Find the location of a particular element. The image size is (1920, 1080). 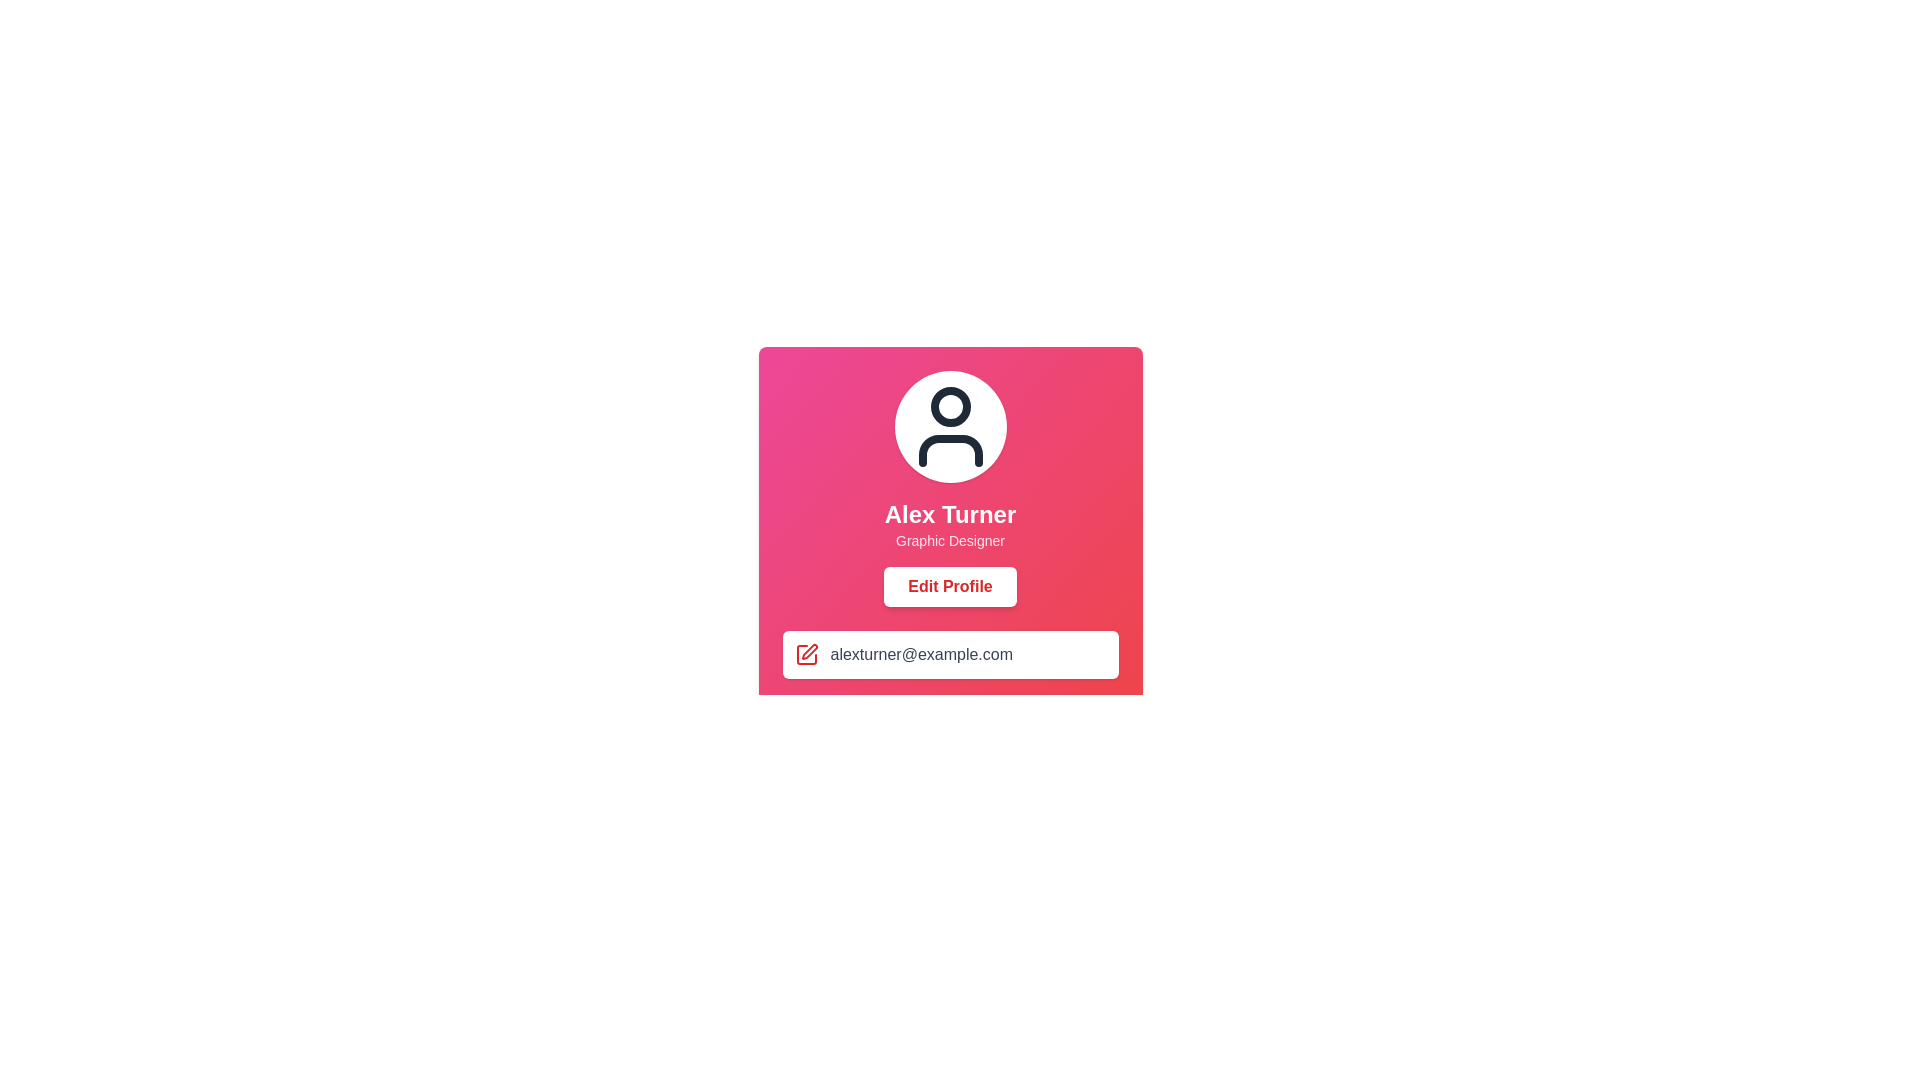

the text label displaying the email address 'alexturner@example.com', which is styled in light gray and located next to a red edit icon is located at coordinates (920, 655).